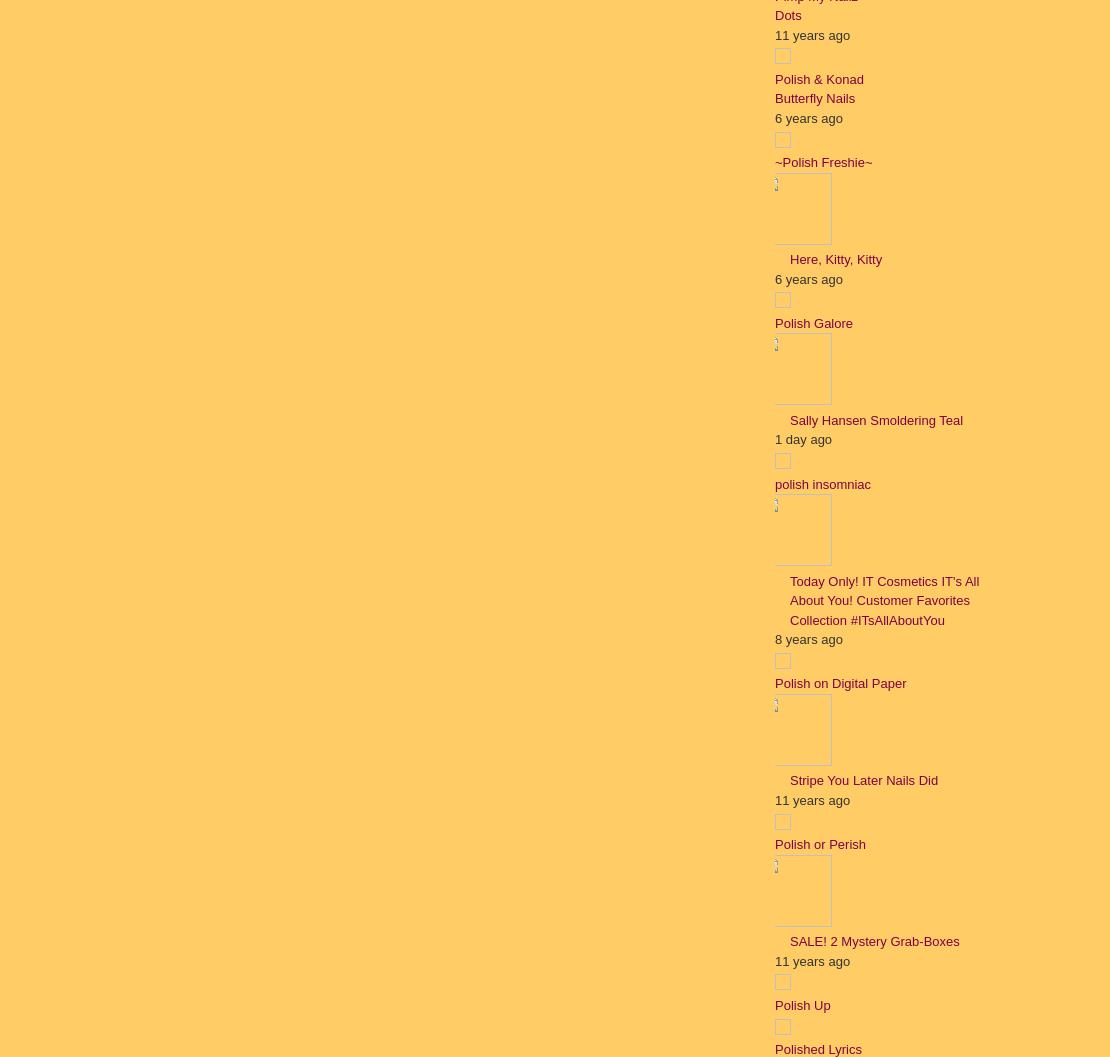 Image resolution: width=1110 pixels, height=1057 pixels. What do you see at coordinates (875, 418) in the screenshot?
I see `'Sally Hansen Smoldering Teal'` at bounding box center [875, 418].